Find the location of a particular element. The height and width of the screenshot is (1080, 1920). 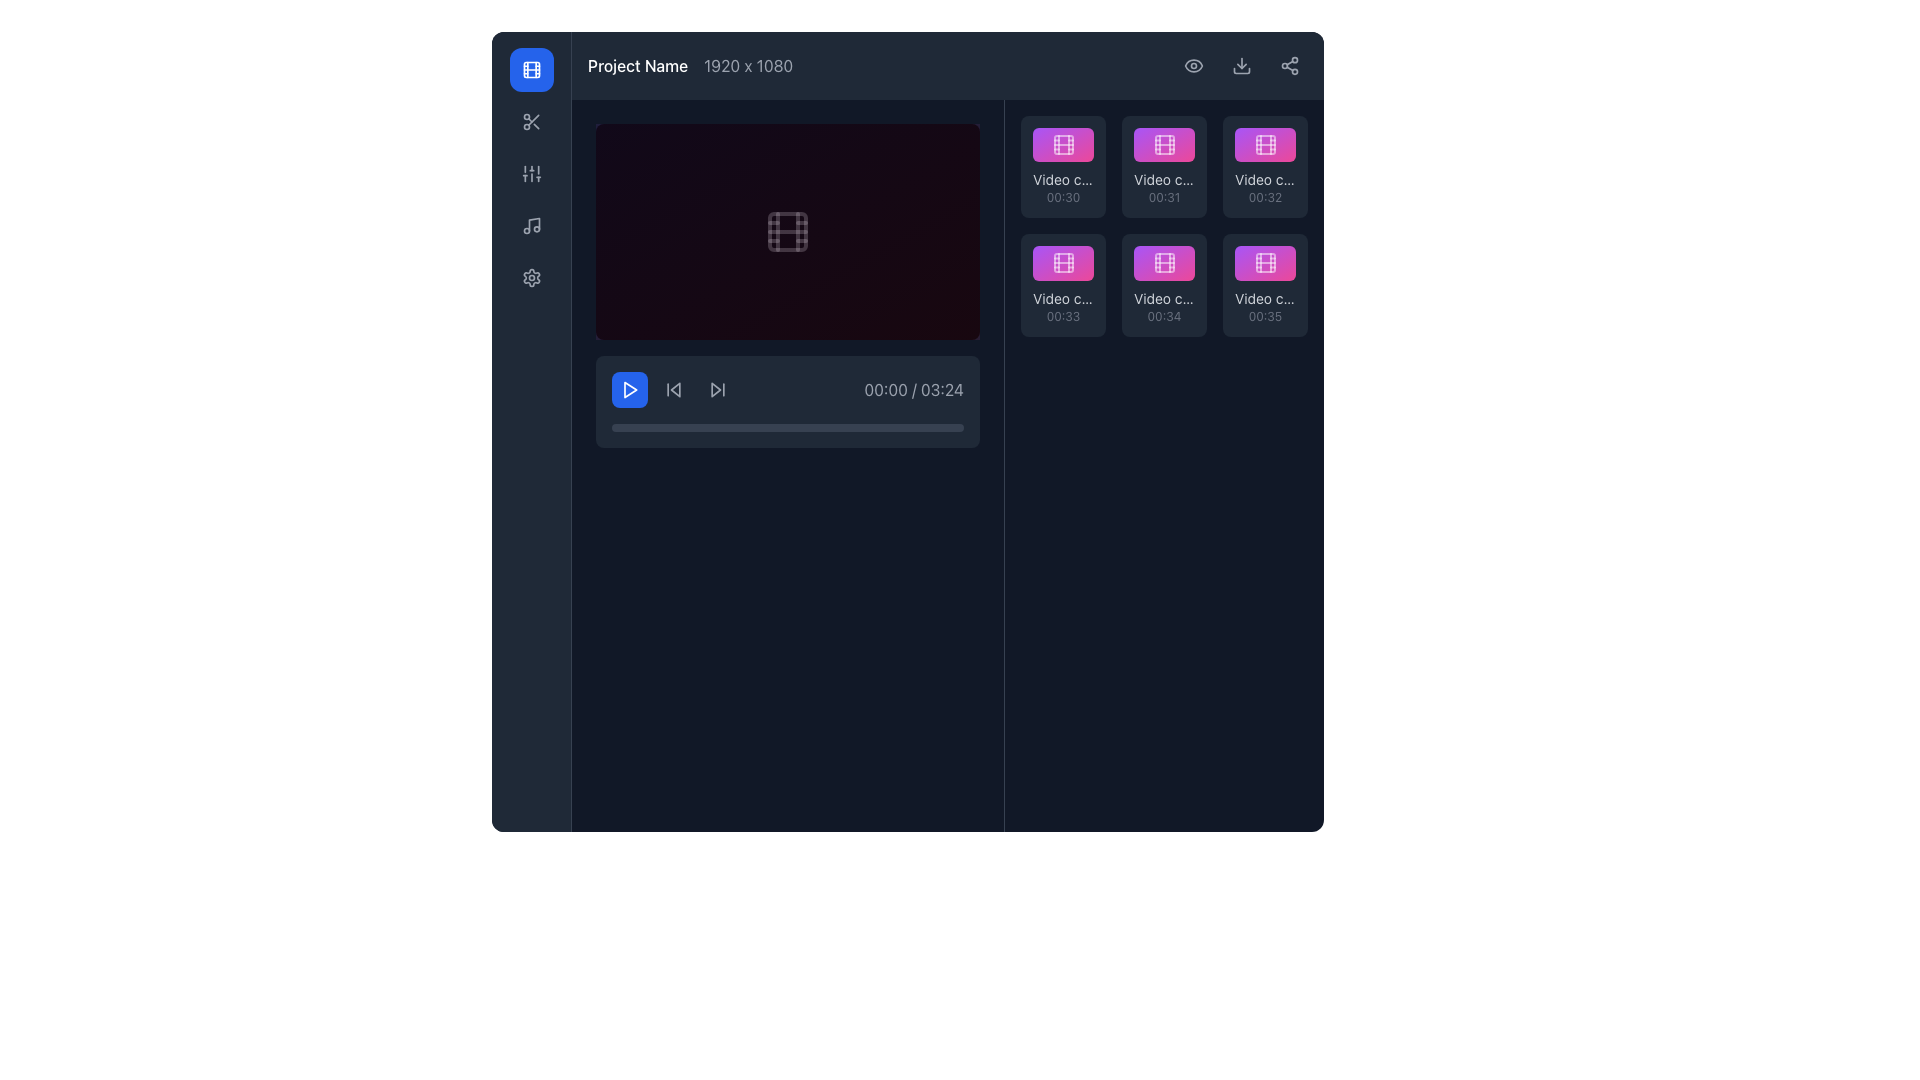

the vibrant blue play button with a white play icon located in the media controls section to play the media is located at coordinates (628, 389).